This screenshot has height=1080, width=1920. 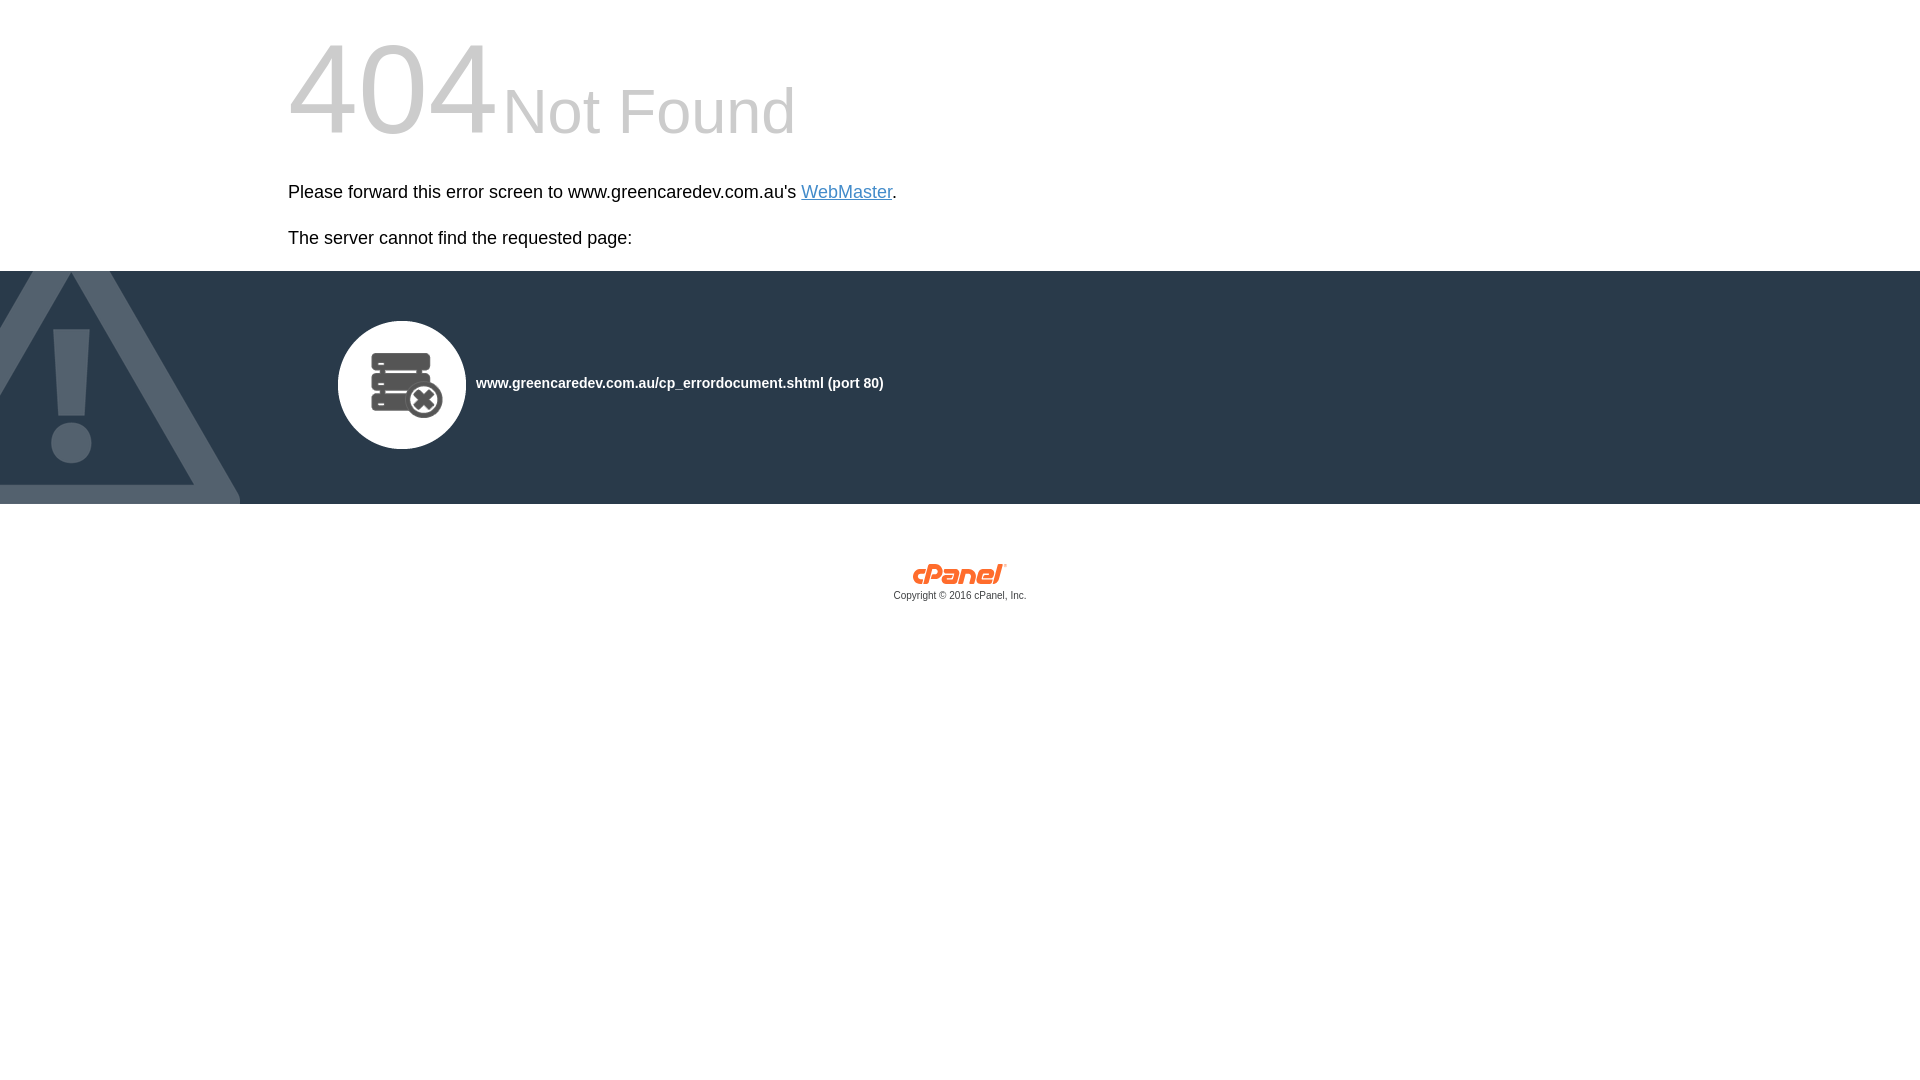 I want to click on 'WebMaster', so click(x=846, y=192).